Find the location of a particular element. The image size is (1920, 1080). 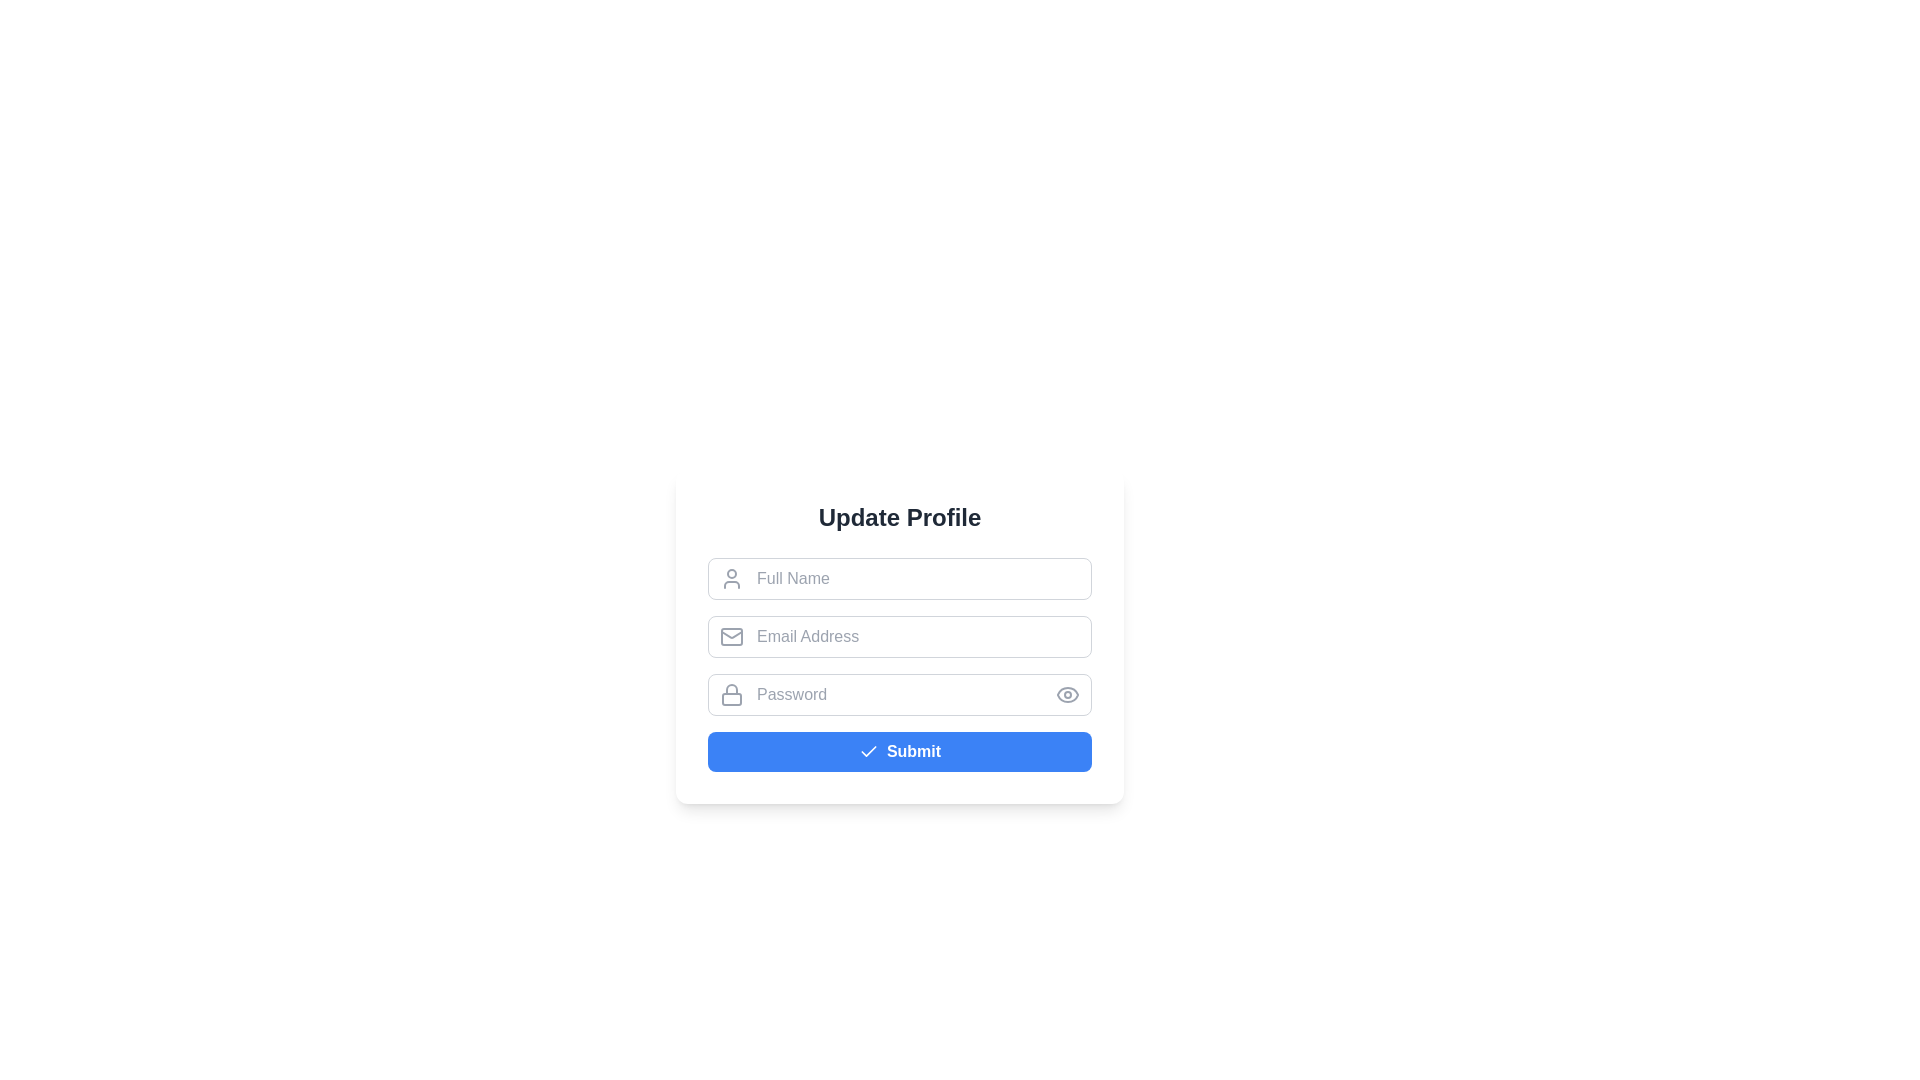

the decorative icon indicating the adjacent input field for the user's full name, located inside the 'Full Name' input field, above the 'Email Address' field in the 'Update Profile' section is located at coordinates (730, 578).